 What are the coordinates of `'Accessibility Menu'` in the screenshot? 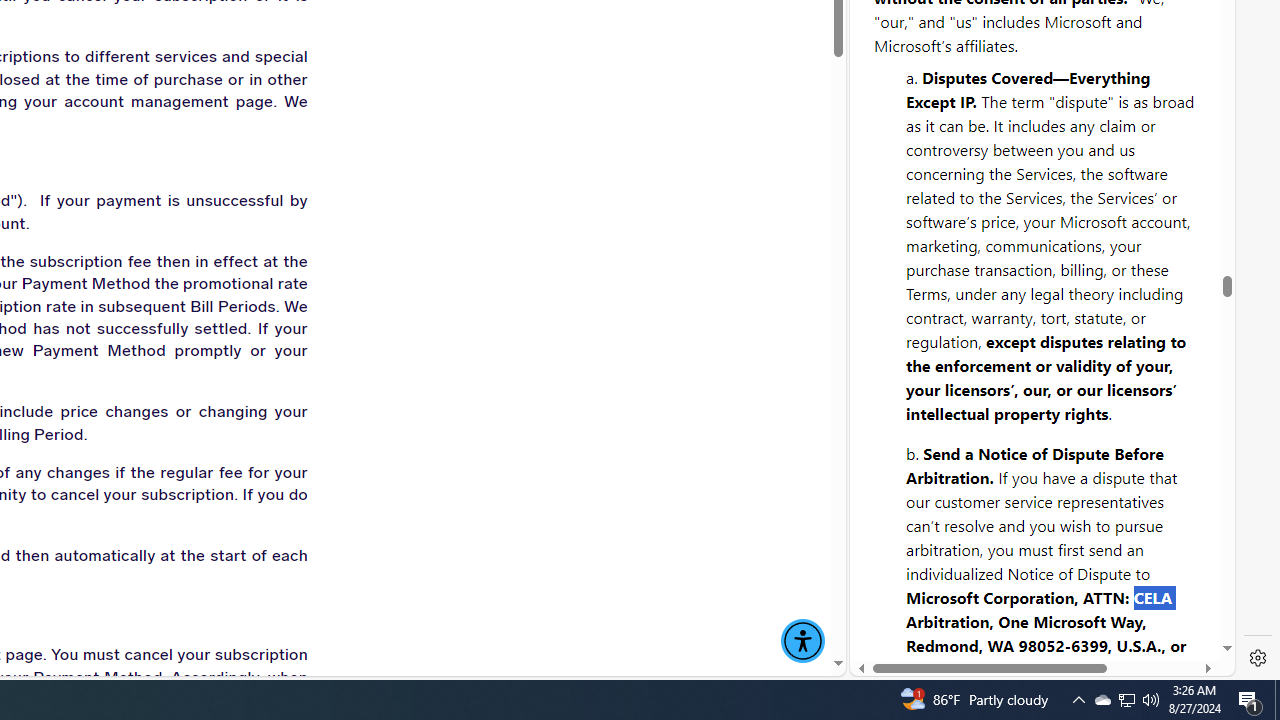 It's located at (803, 641).